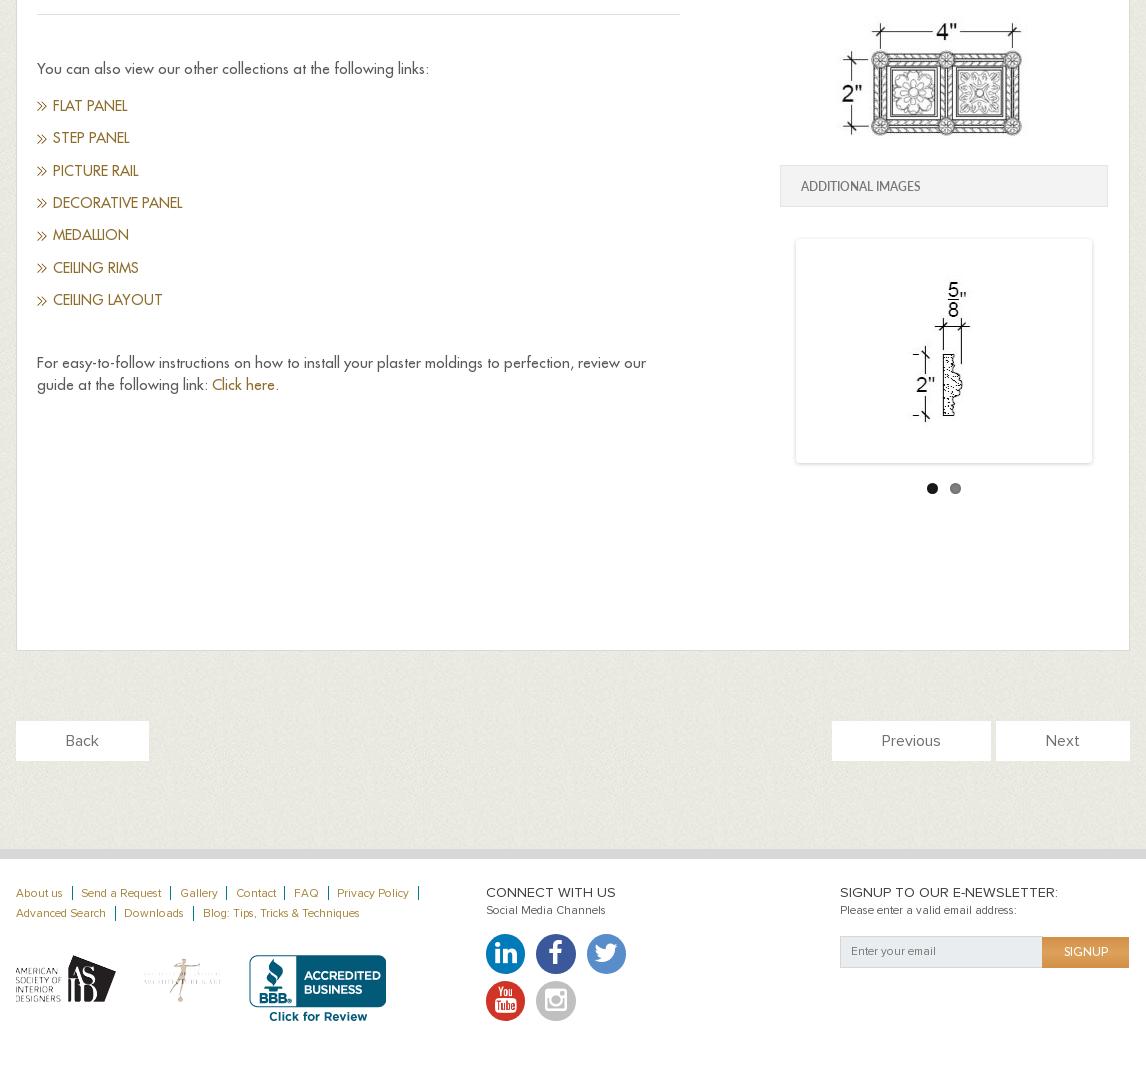 This screenshot has width=1146, height=1069. What do you see at coordinates (90, 138) in the screenshot?
I see `'Step Panel'` at bounding box center [90, 138].